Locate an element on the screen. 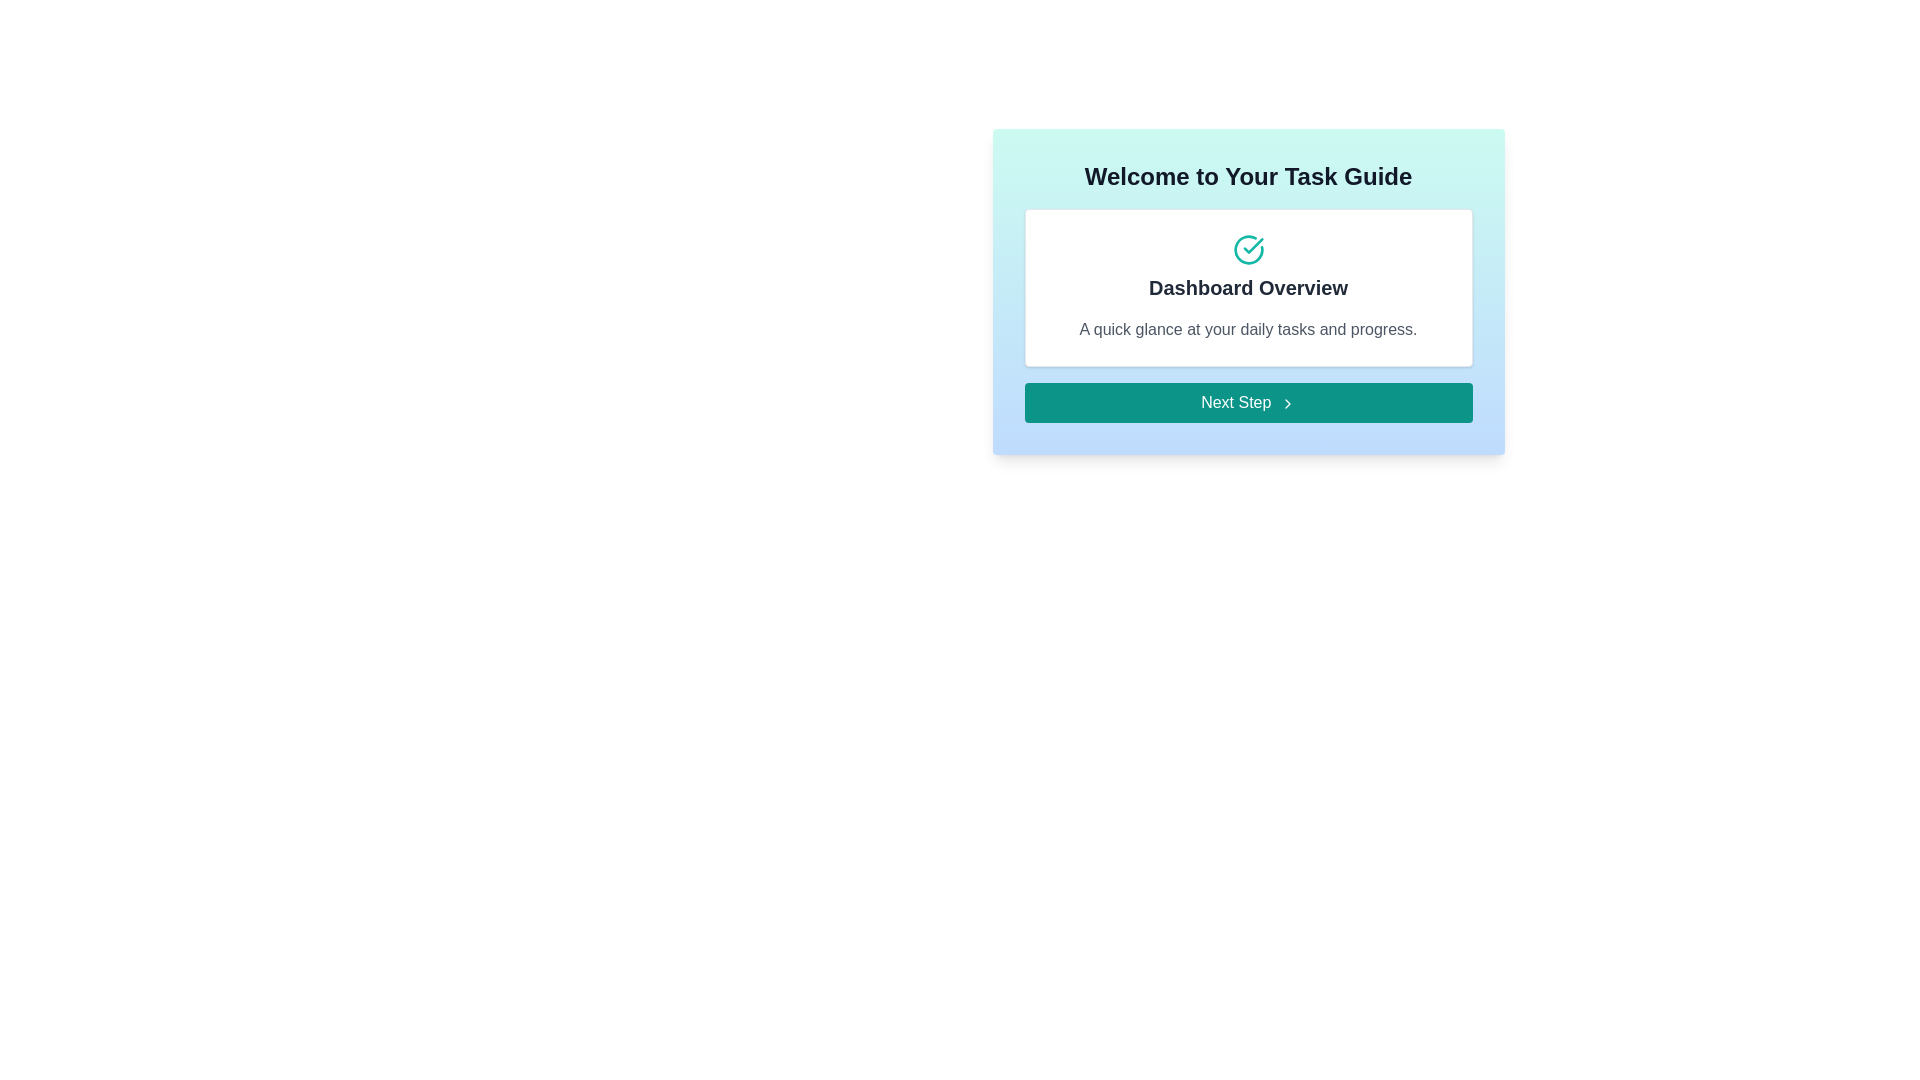  the teal-colored 'Next Step' button with rounded corners located beneath the 'Dashboard Overview' section to proceed to the next step is located at coordinates (1247, 402).